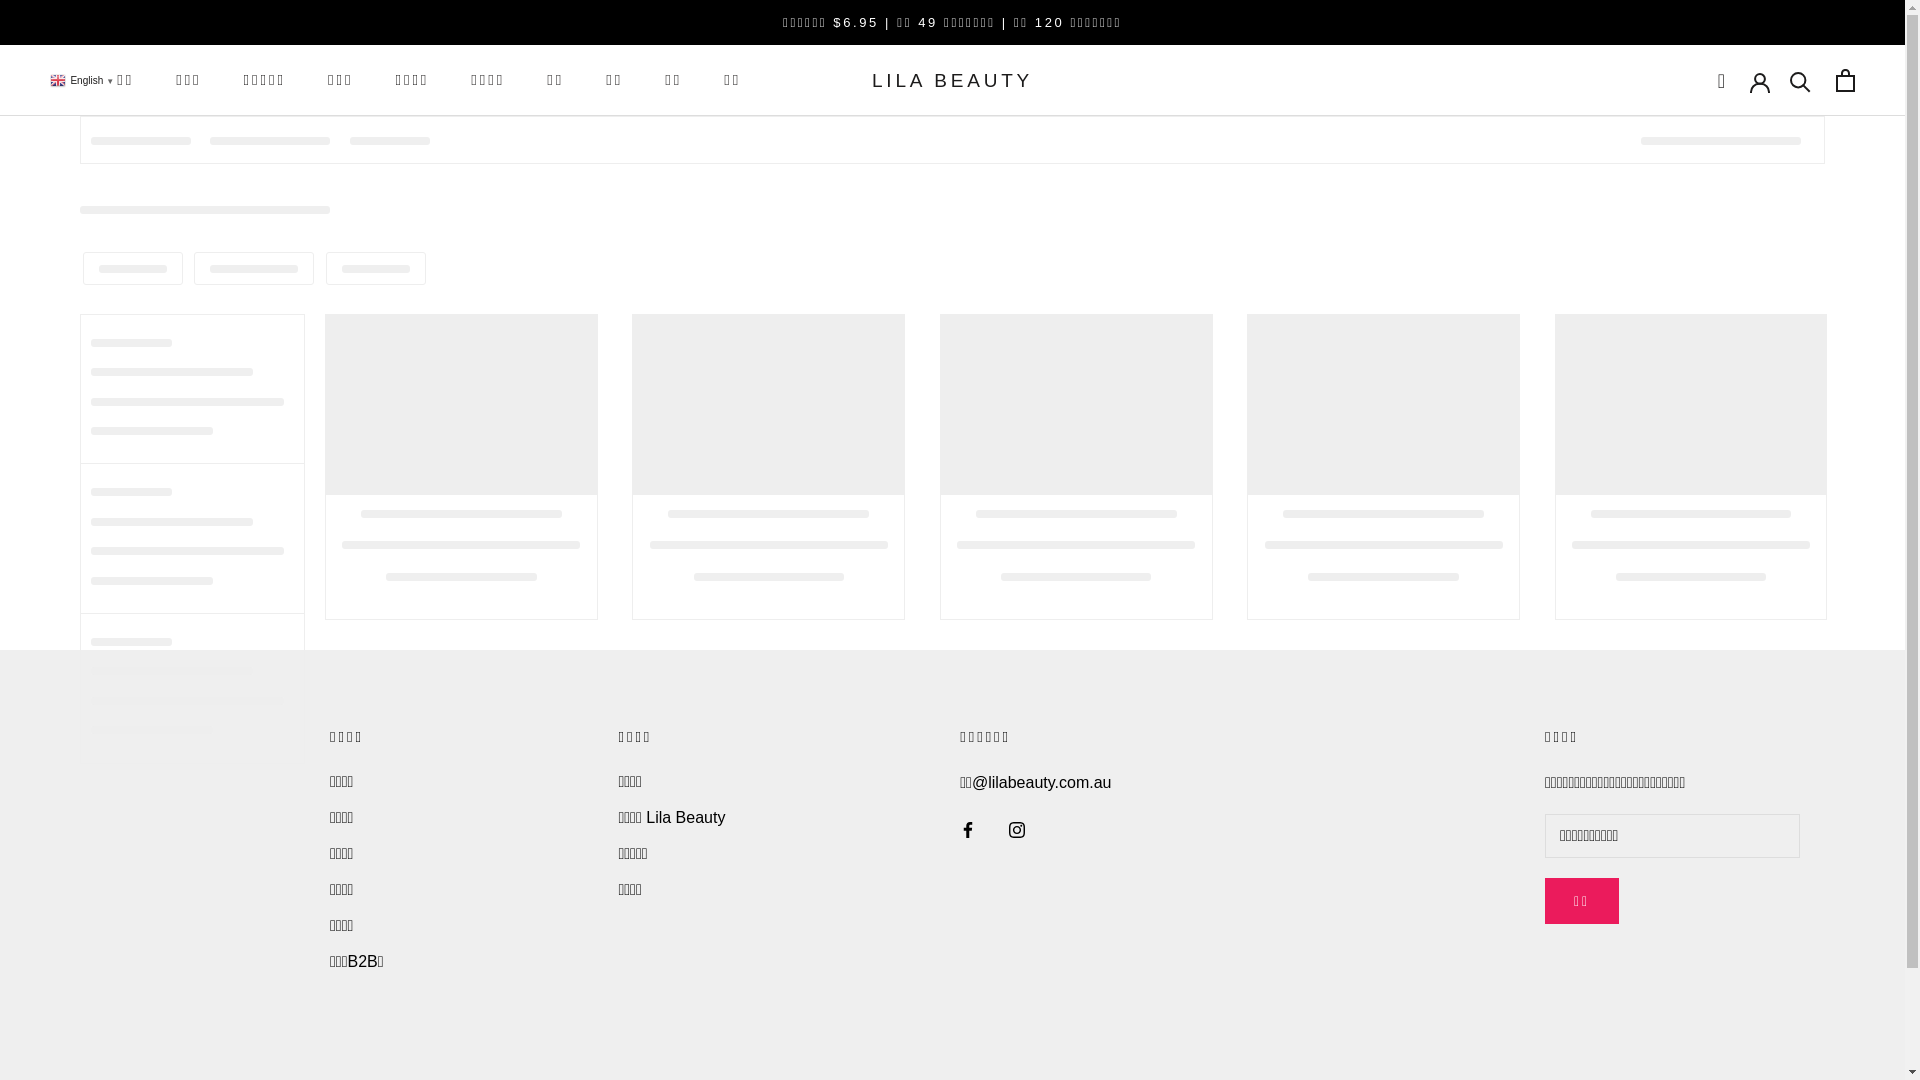 The image size is (1920, 1080). What do you see at coordinates (951, 79) in the screenshot?
I see `'LILA BEAUTY'` at bounding box center [951, 79].